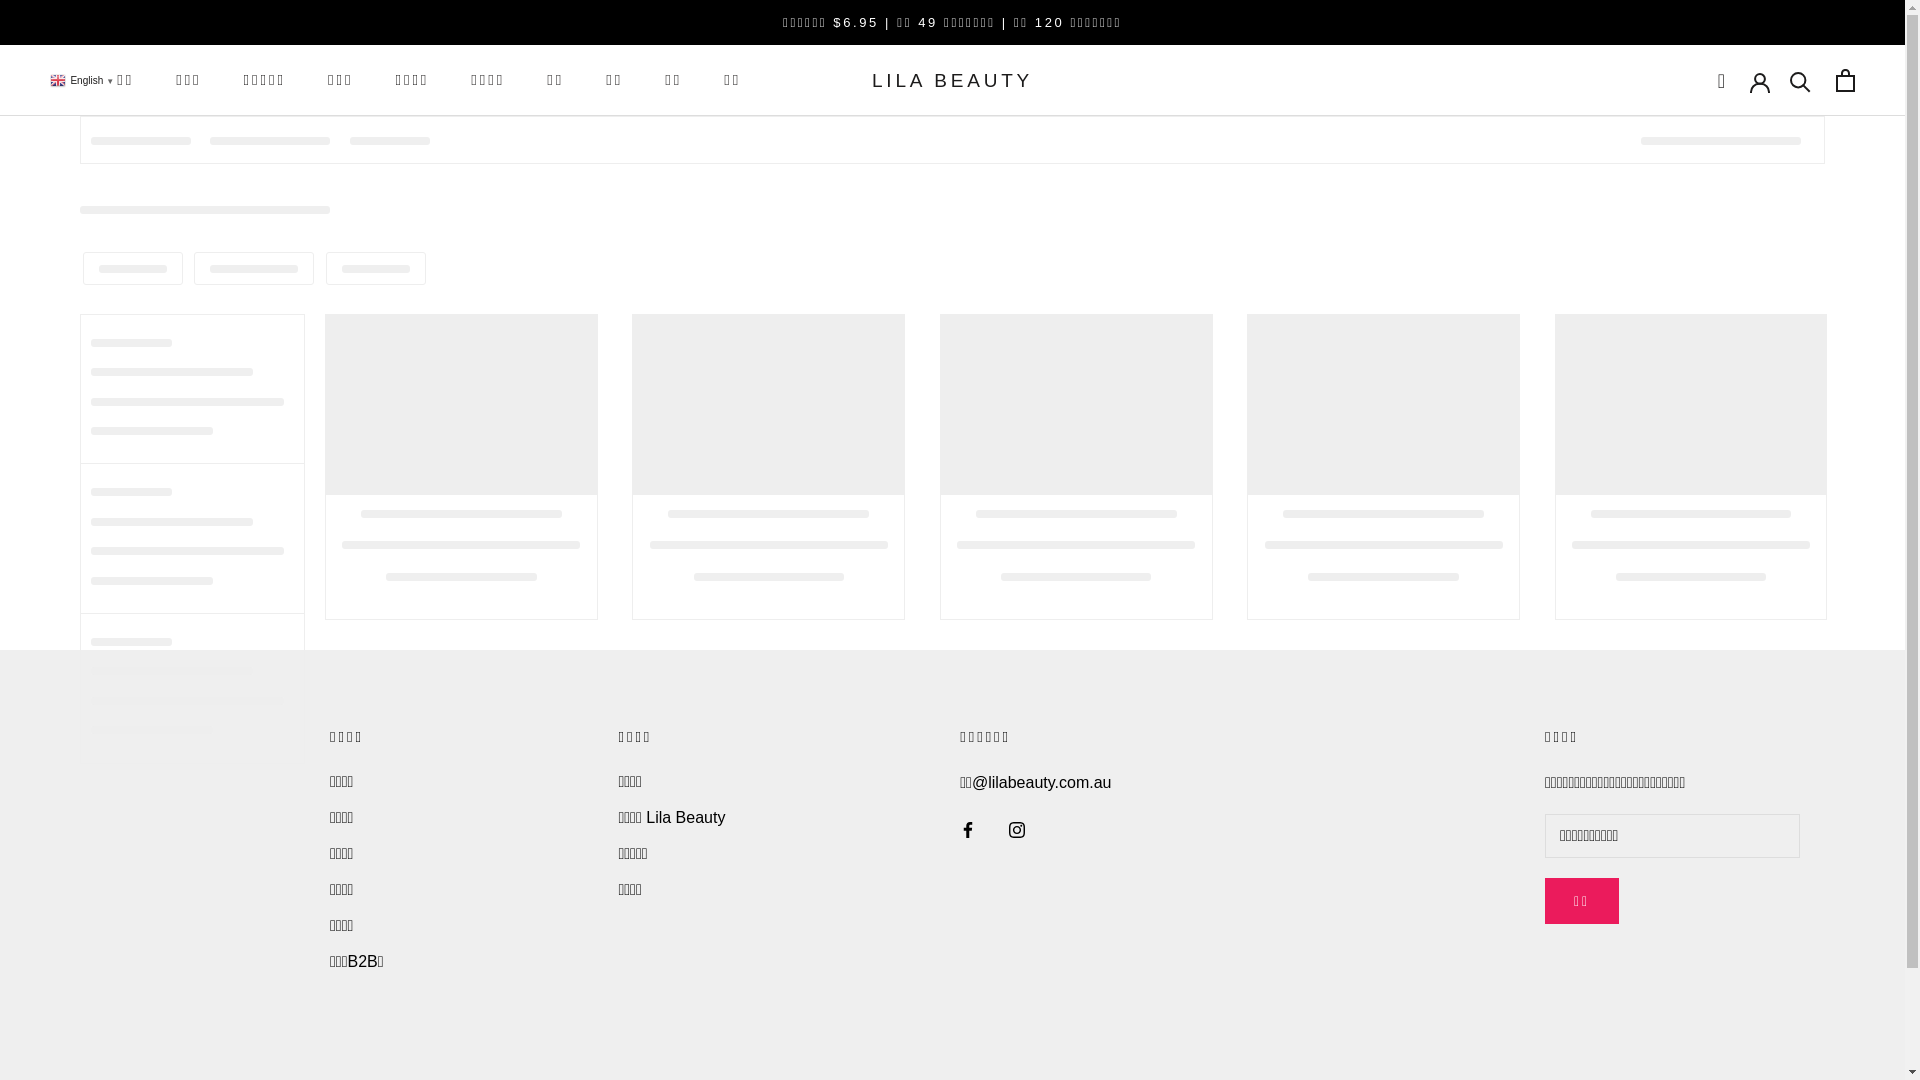 The image size is (1920, 1080). What do you see at coordinates (951, 79) in the screenshot?
I see `'LILA BEAUTY'` at bounding box center [951, 79].